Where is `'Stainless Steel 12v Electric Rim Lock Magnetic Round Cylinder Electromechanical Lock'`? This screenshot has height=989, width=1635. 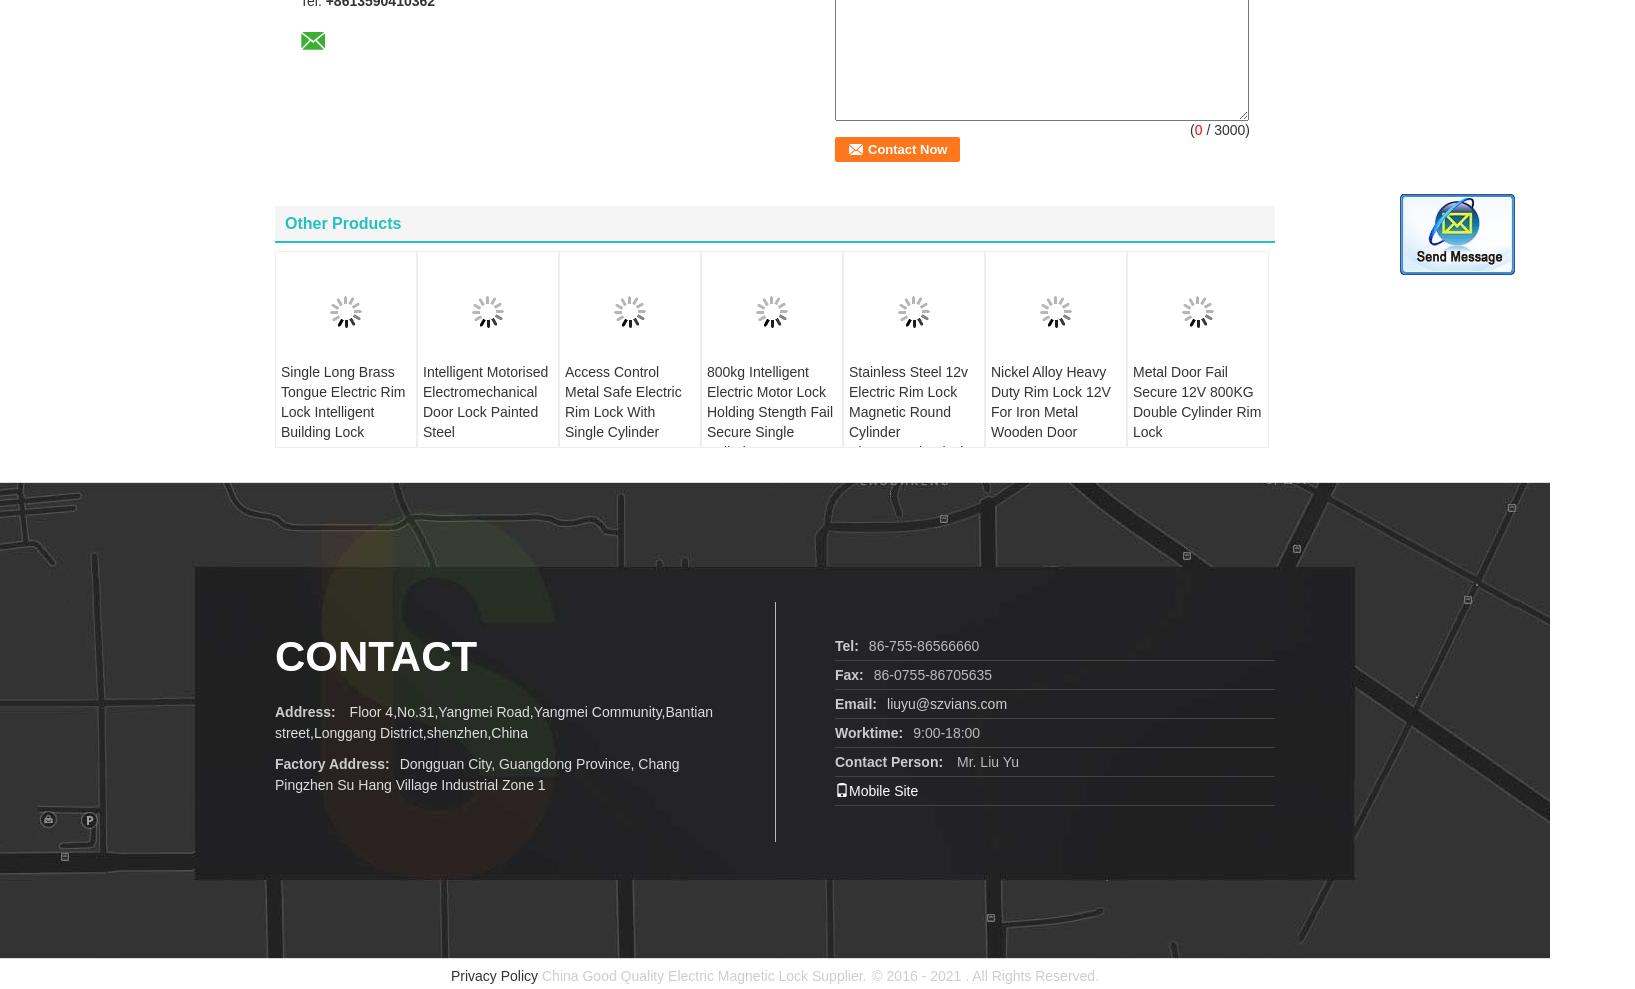
'Stainless Steel 12v Electric Rim Lock Magnetic Round Cylinder Electromechanical Lock' is located at coordinates (907, 389).